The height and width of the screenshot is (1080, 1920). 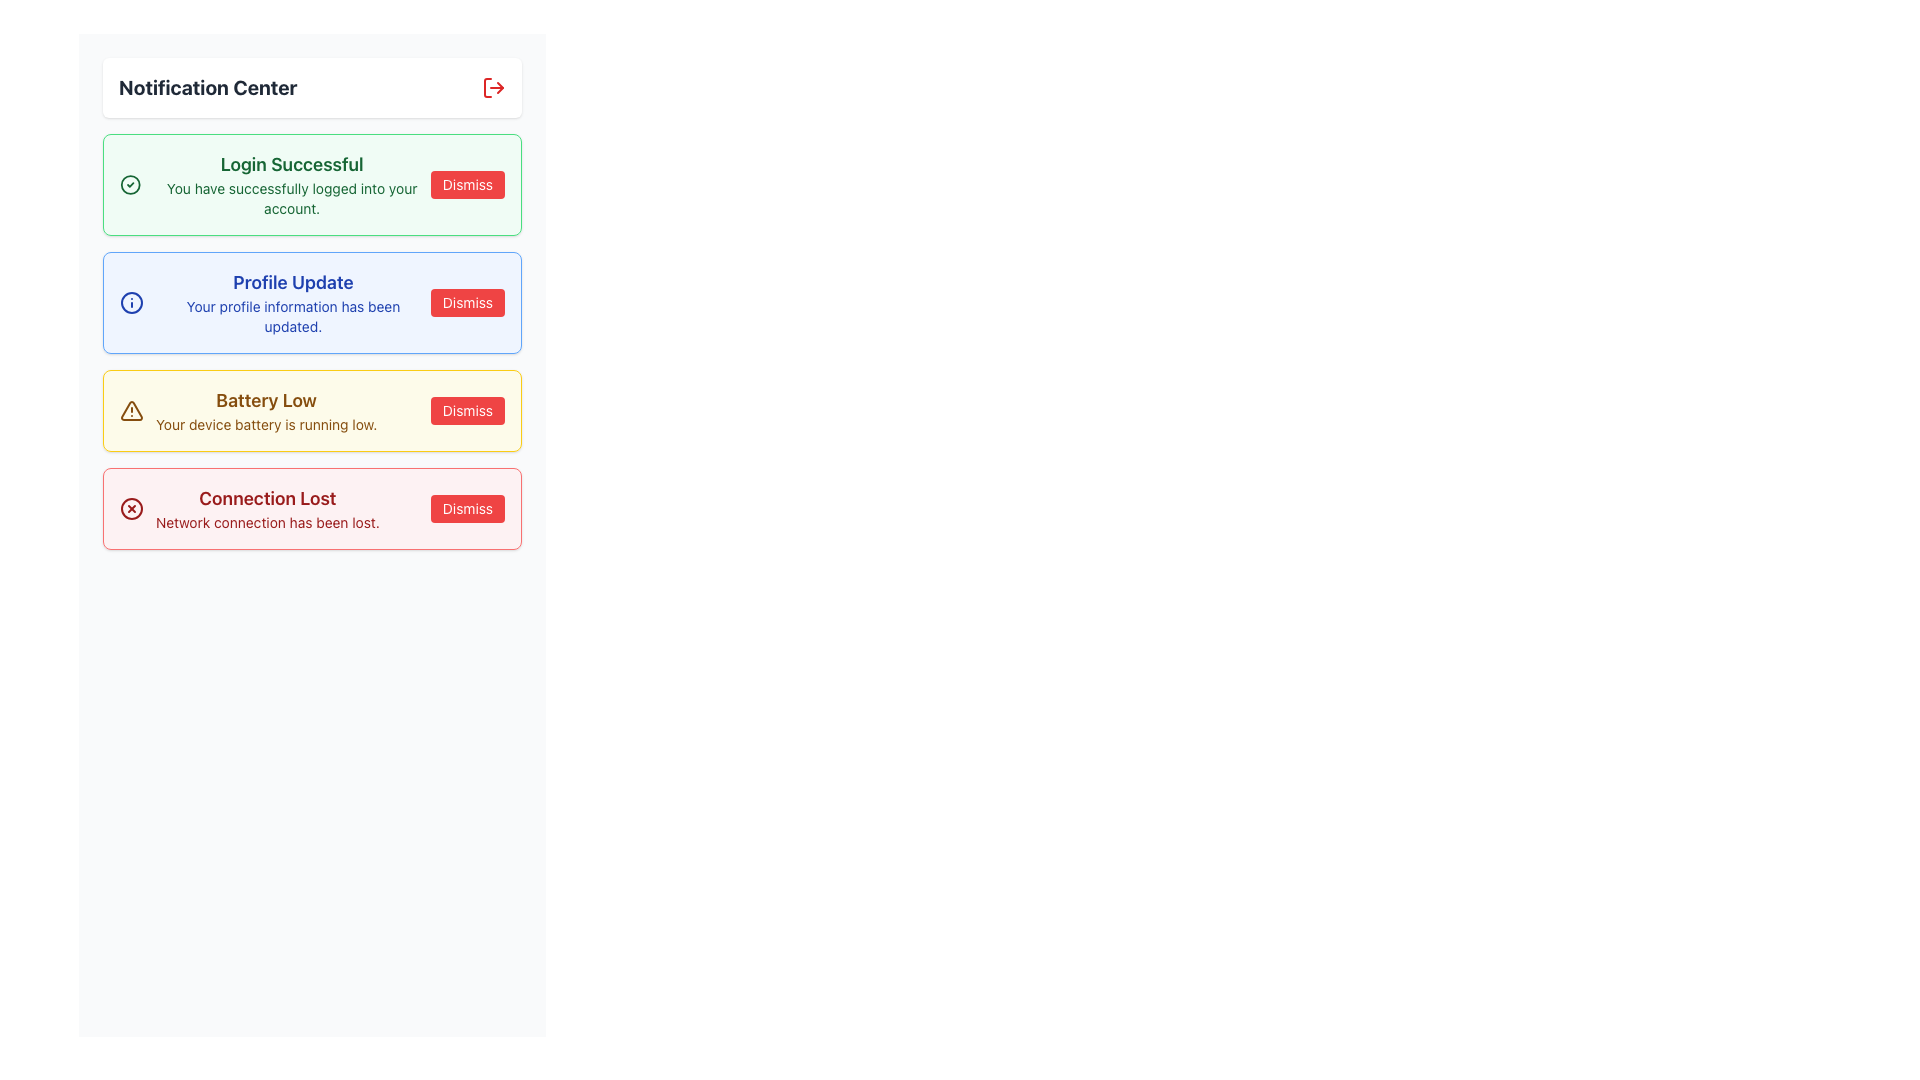 I want to click on the informational text label indicating that the user's profile information has been updated, located within the 'Profile Update' notification box, so click(x=292, y=315).